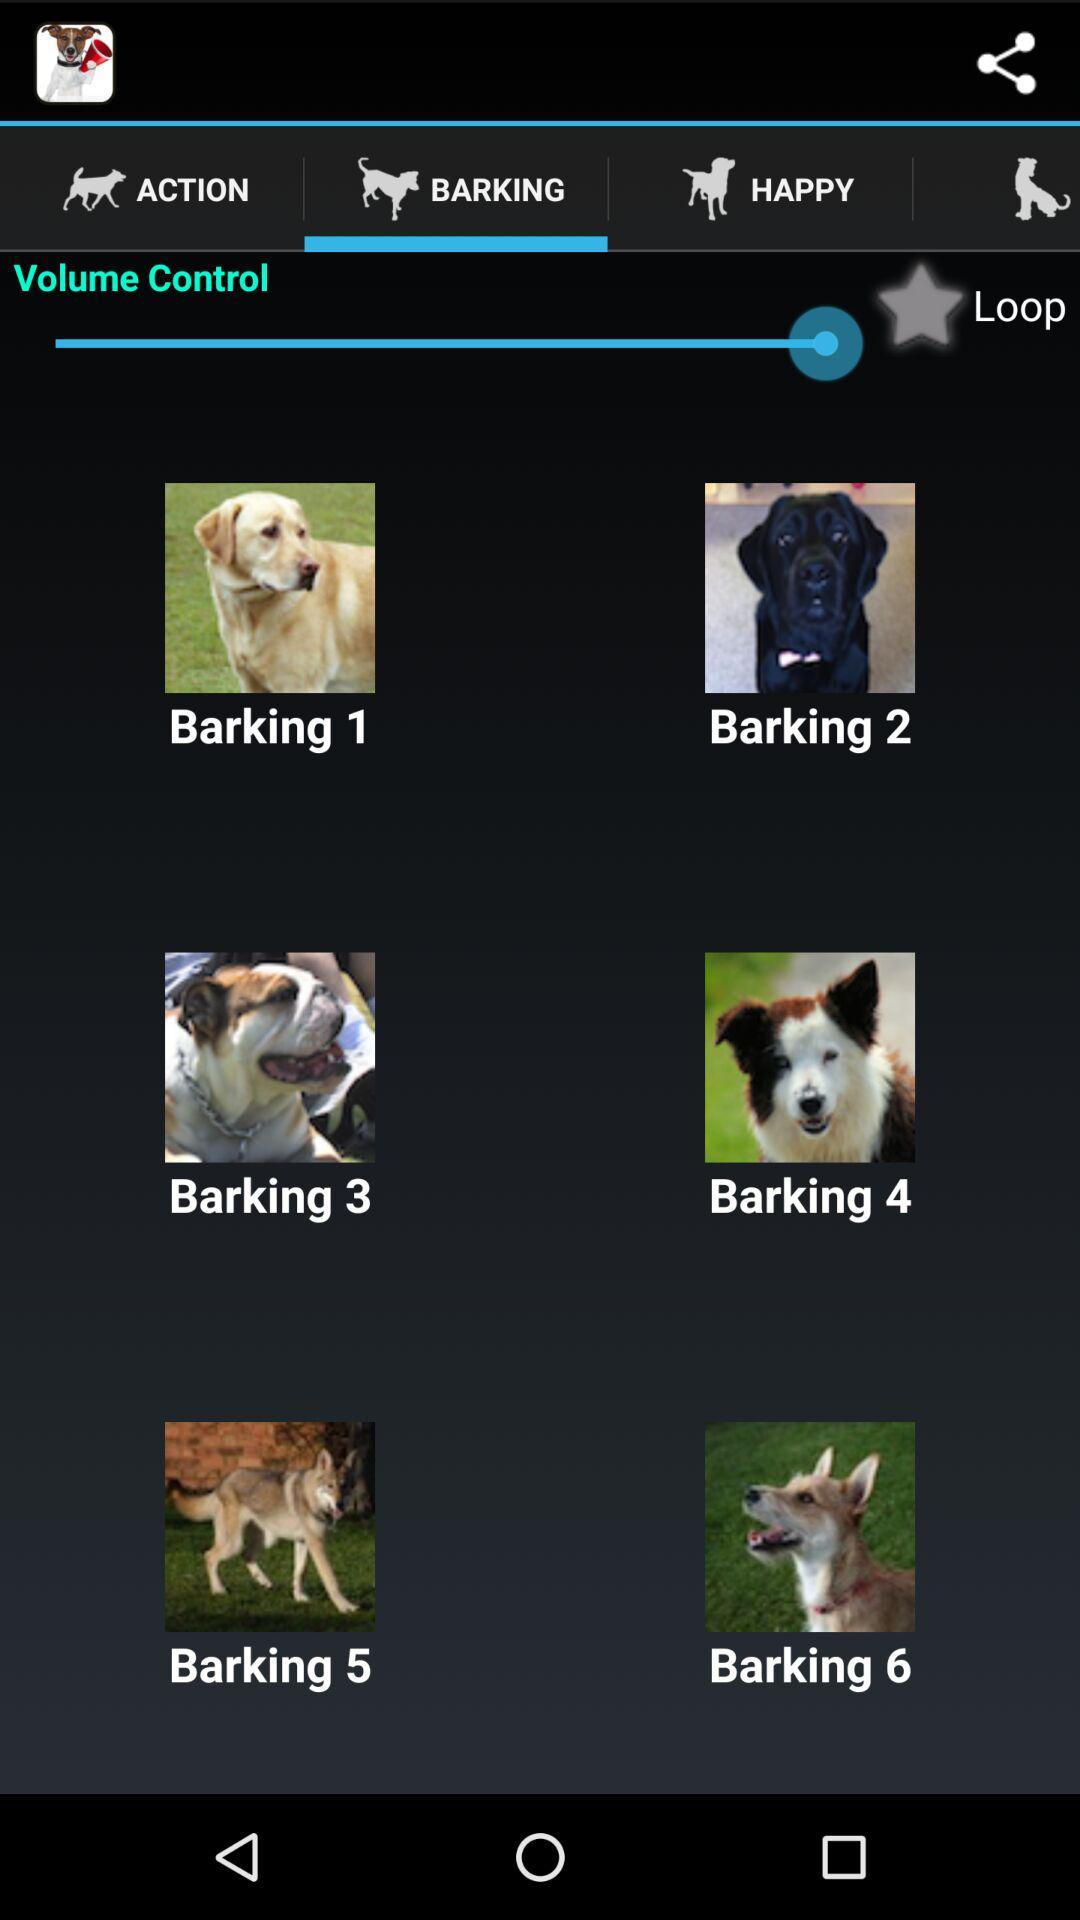  Describe the element at coordinates (810, 1557) in the screenshot. I see `the button at the bottom right corner` at that location.